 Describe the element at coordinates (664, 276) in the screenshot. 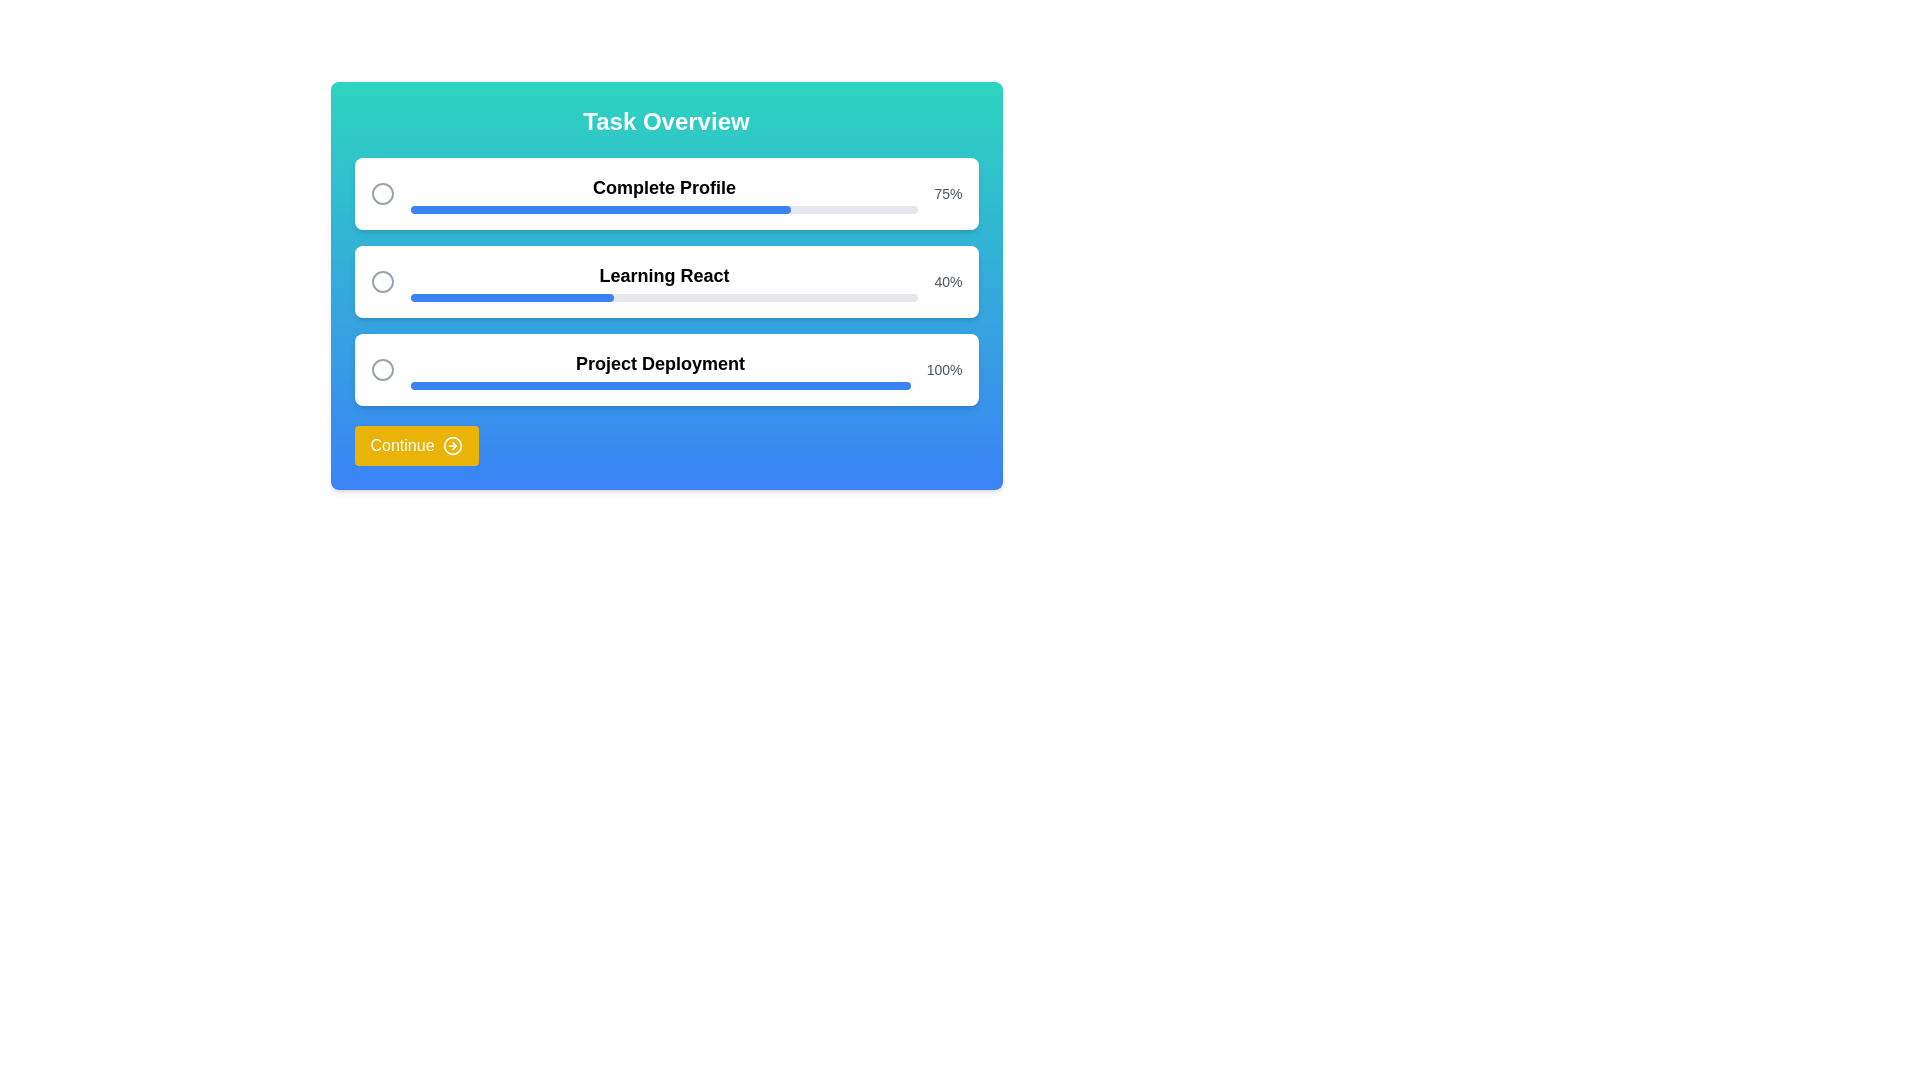

I see `text label displaying 'Learning React' in bold and enlarged font style, located in the middle of the progress tracking list under 'Task Overview'` at that location.